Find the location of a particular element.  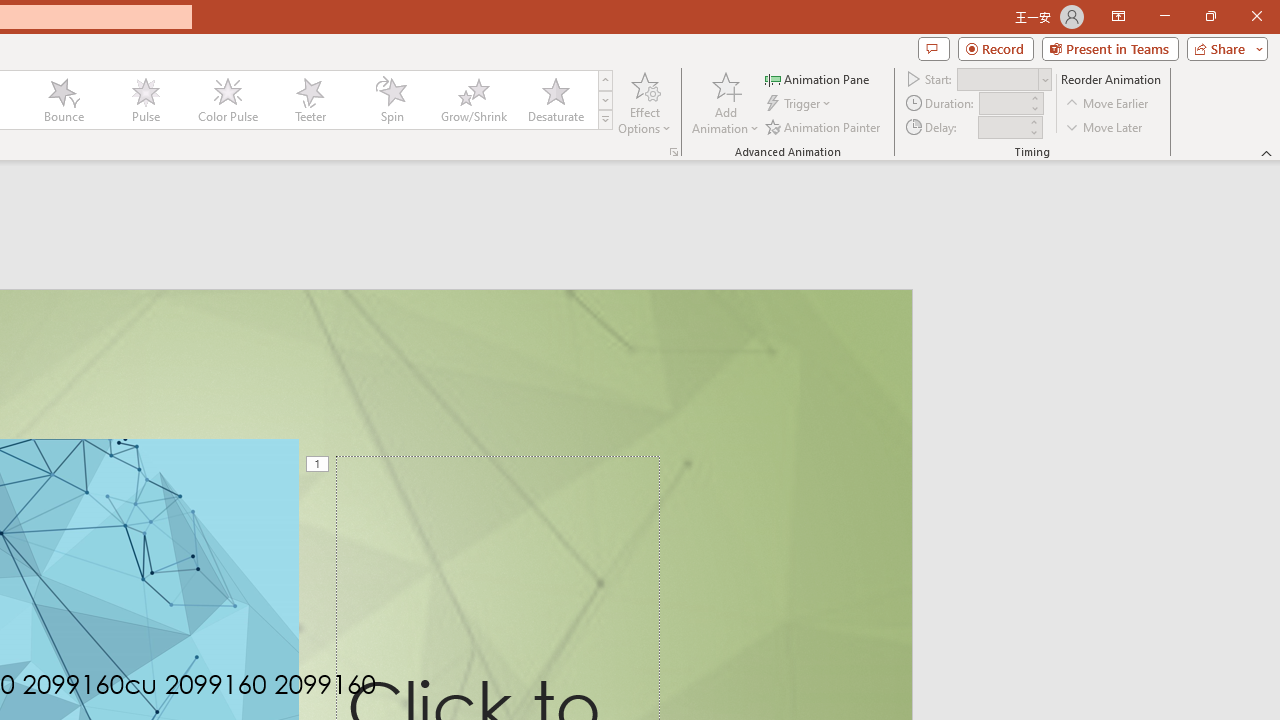

'Spin' is located at coordinates (391, 100).